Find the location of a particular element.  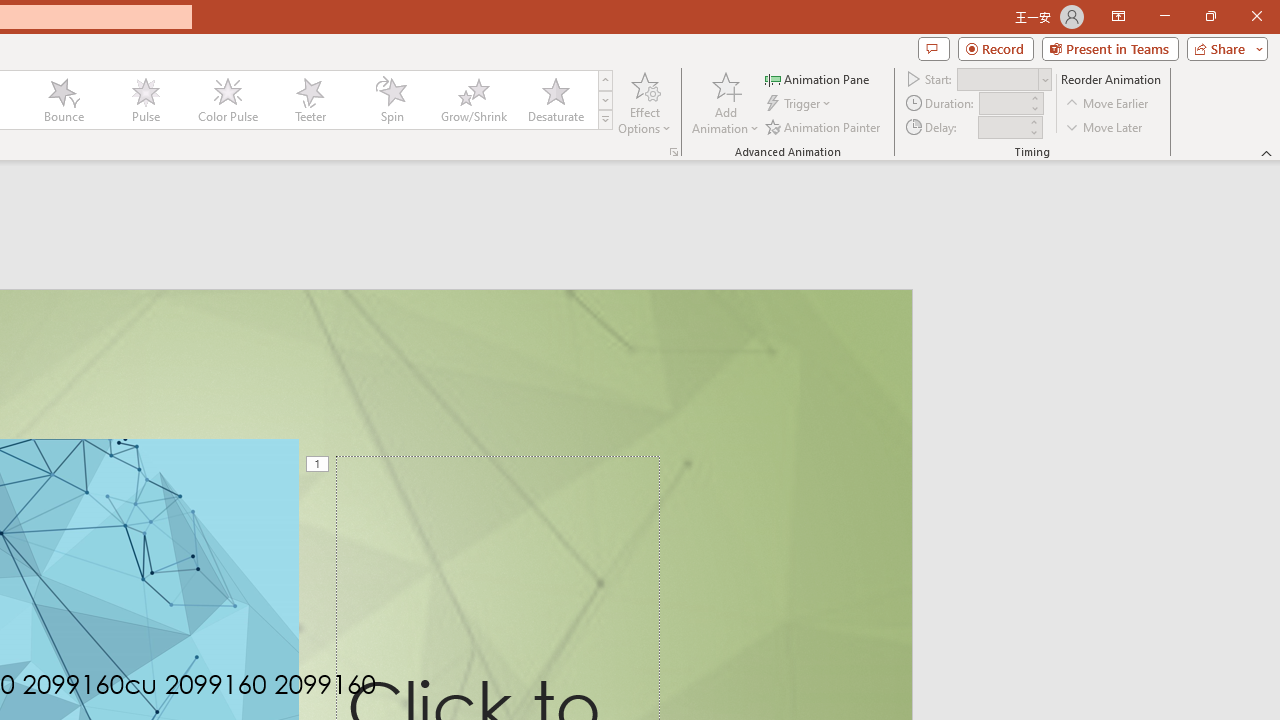

'Spin' is located at coordinates (391, 100).